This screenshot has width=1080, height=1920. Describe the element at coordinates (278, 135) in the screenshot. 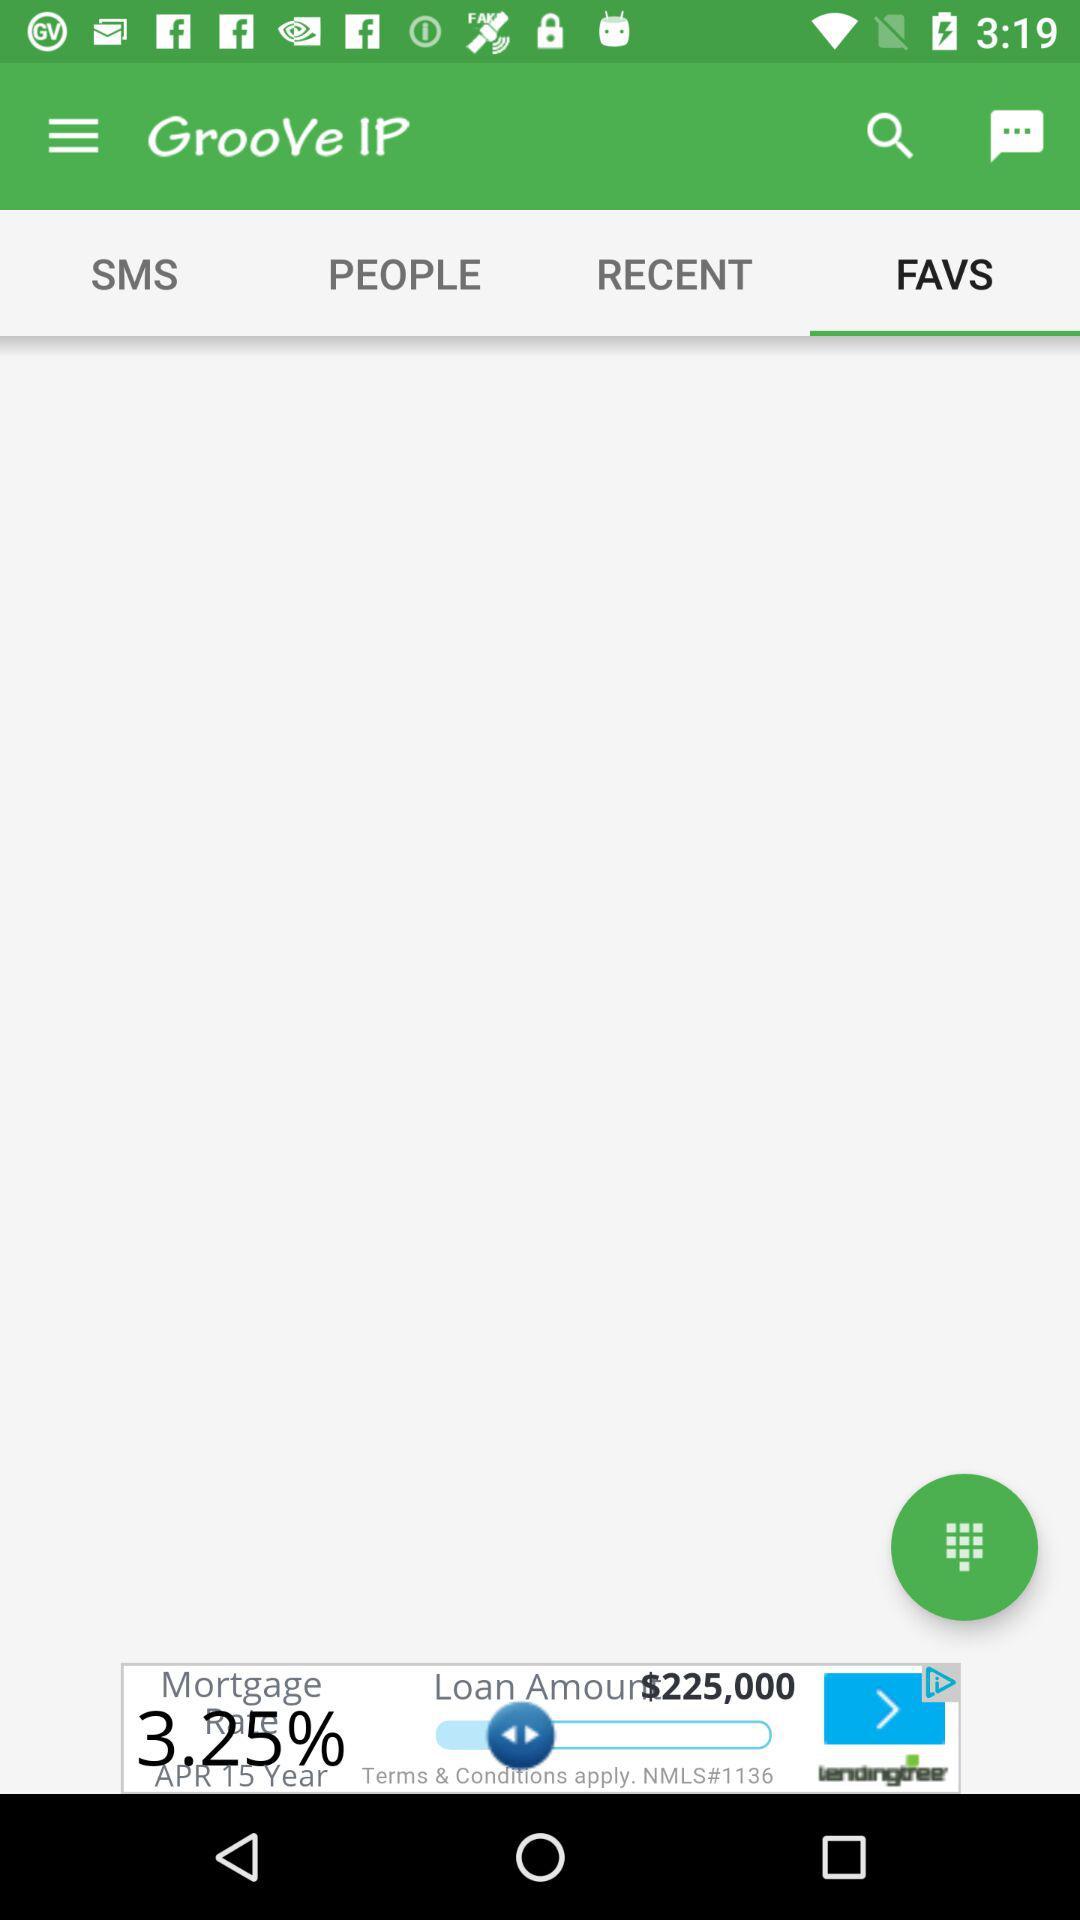

I see `grooveip homepage` at that location.